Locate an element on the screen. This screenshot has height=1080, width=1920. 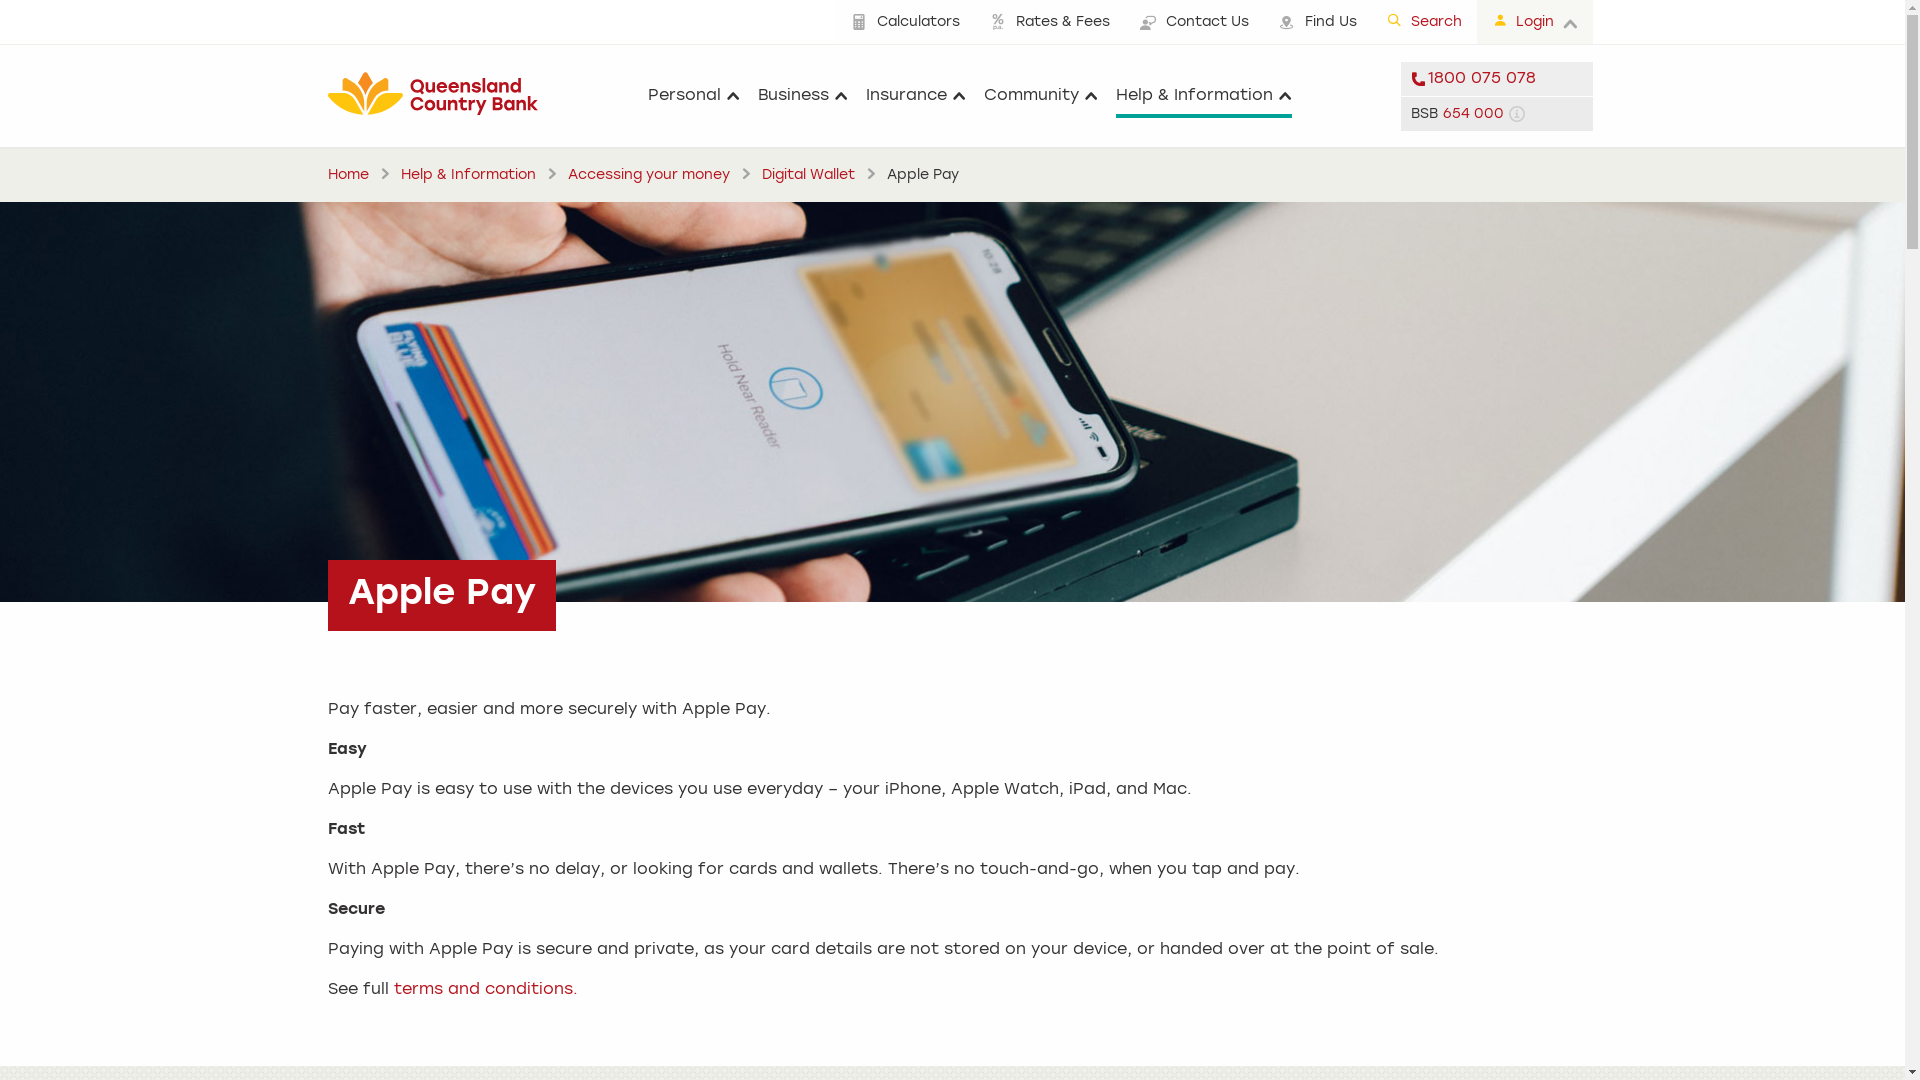
'Rates & Fees' is located at coordinates (1048, 22).